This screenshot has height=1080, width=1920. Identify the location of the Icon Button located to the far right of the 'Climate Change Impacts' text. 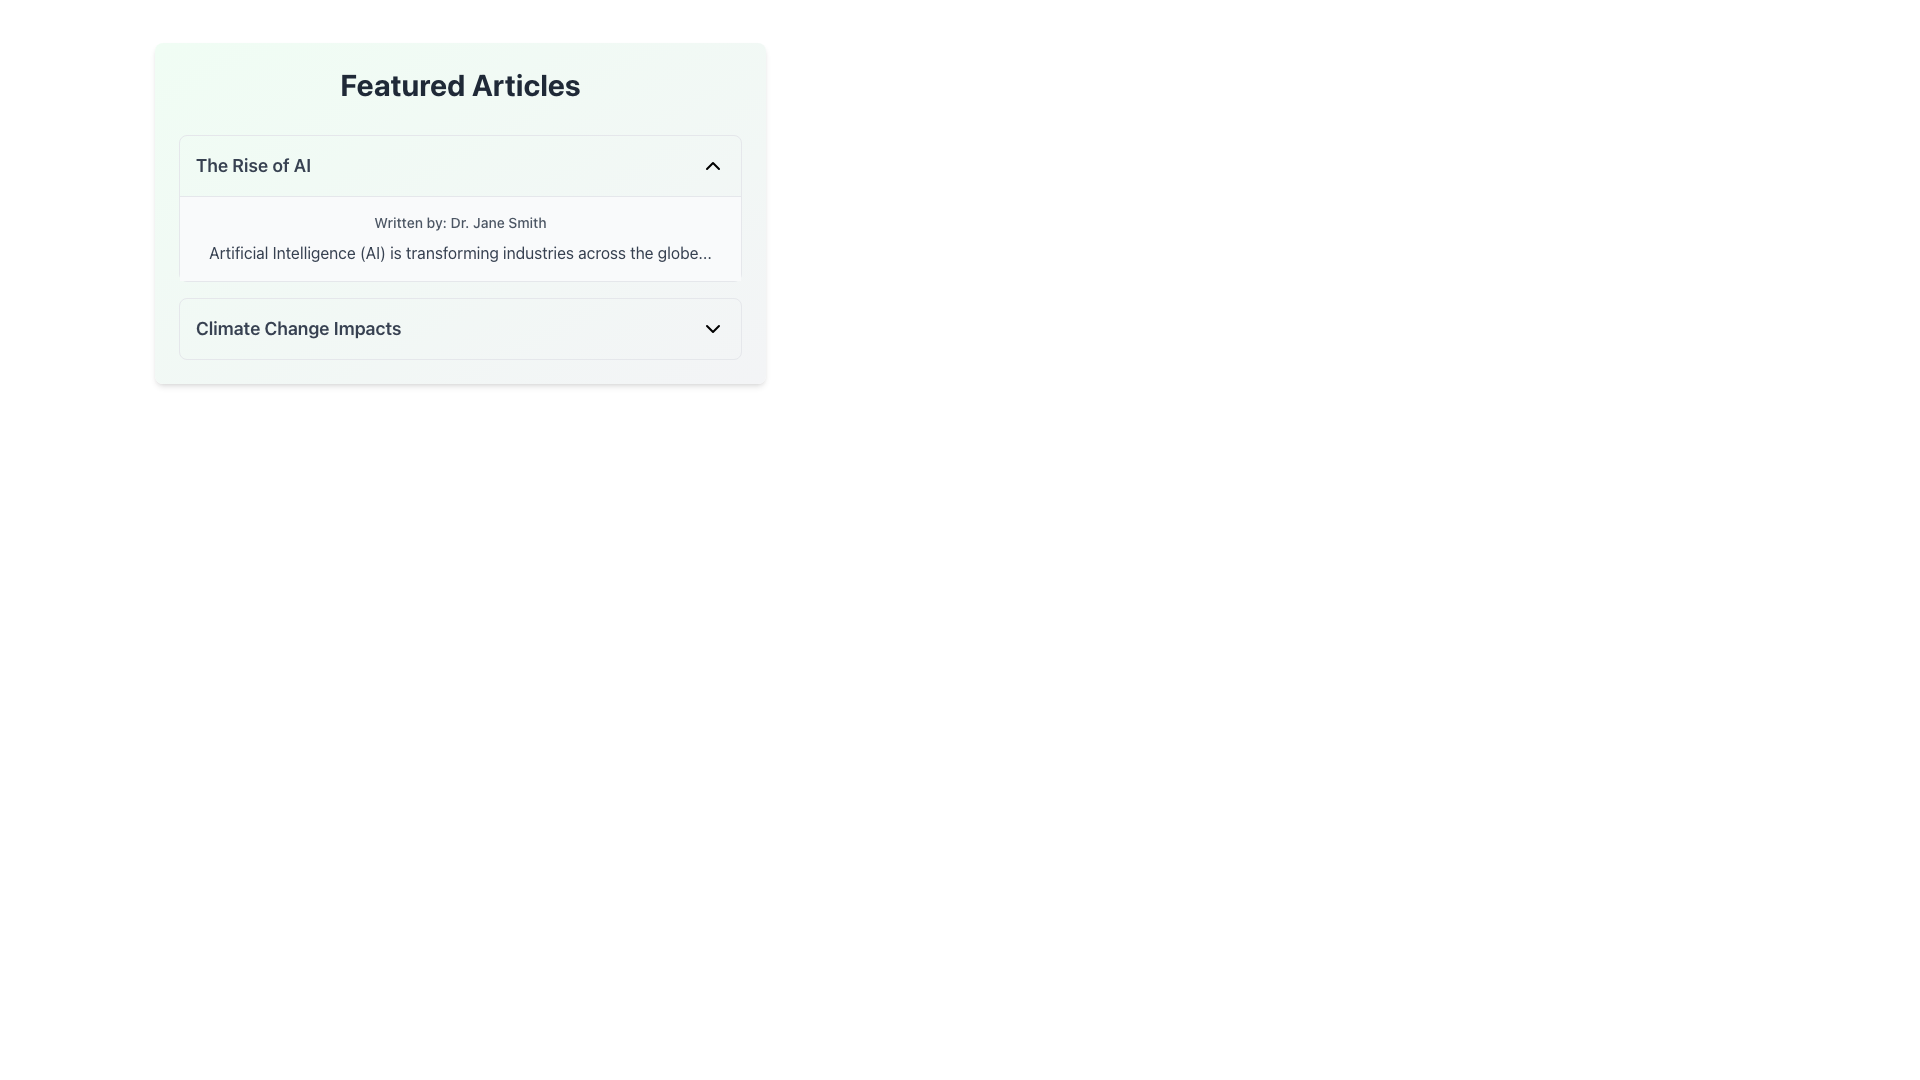
(713, 327).